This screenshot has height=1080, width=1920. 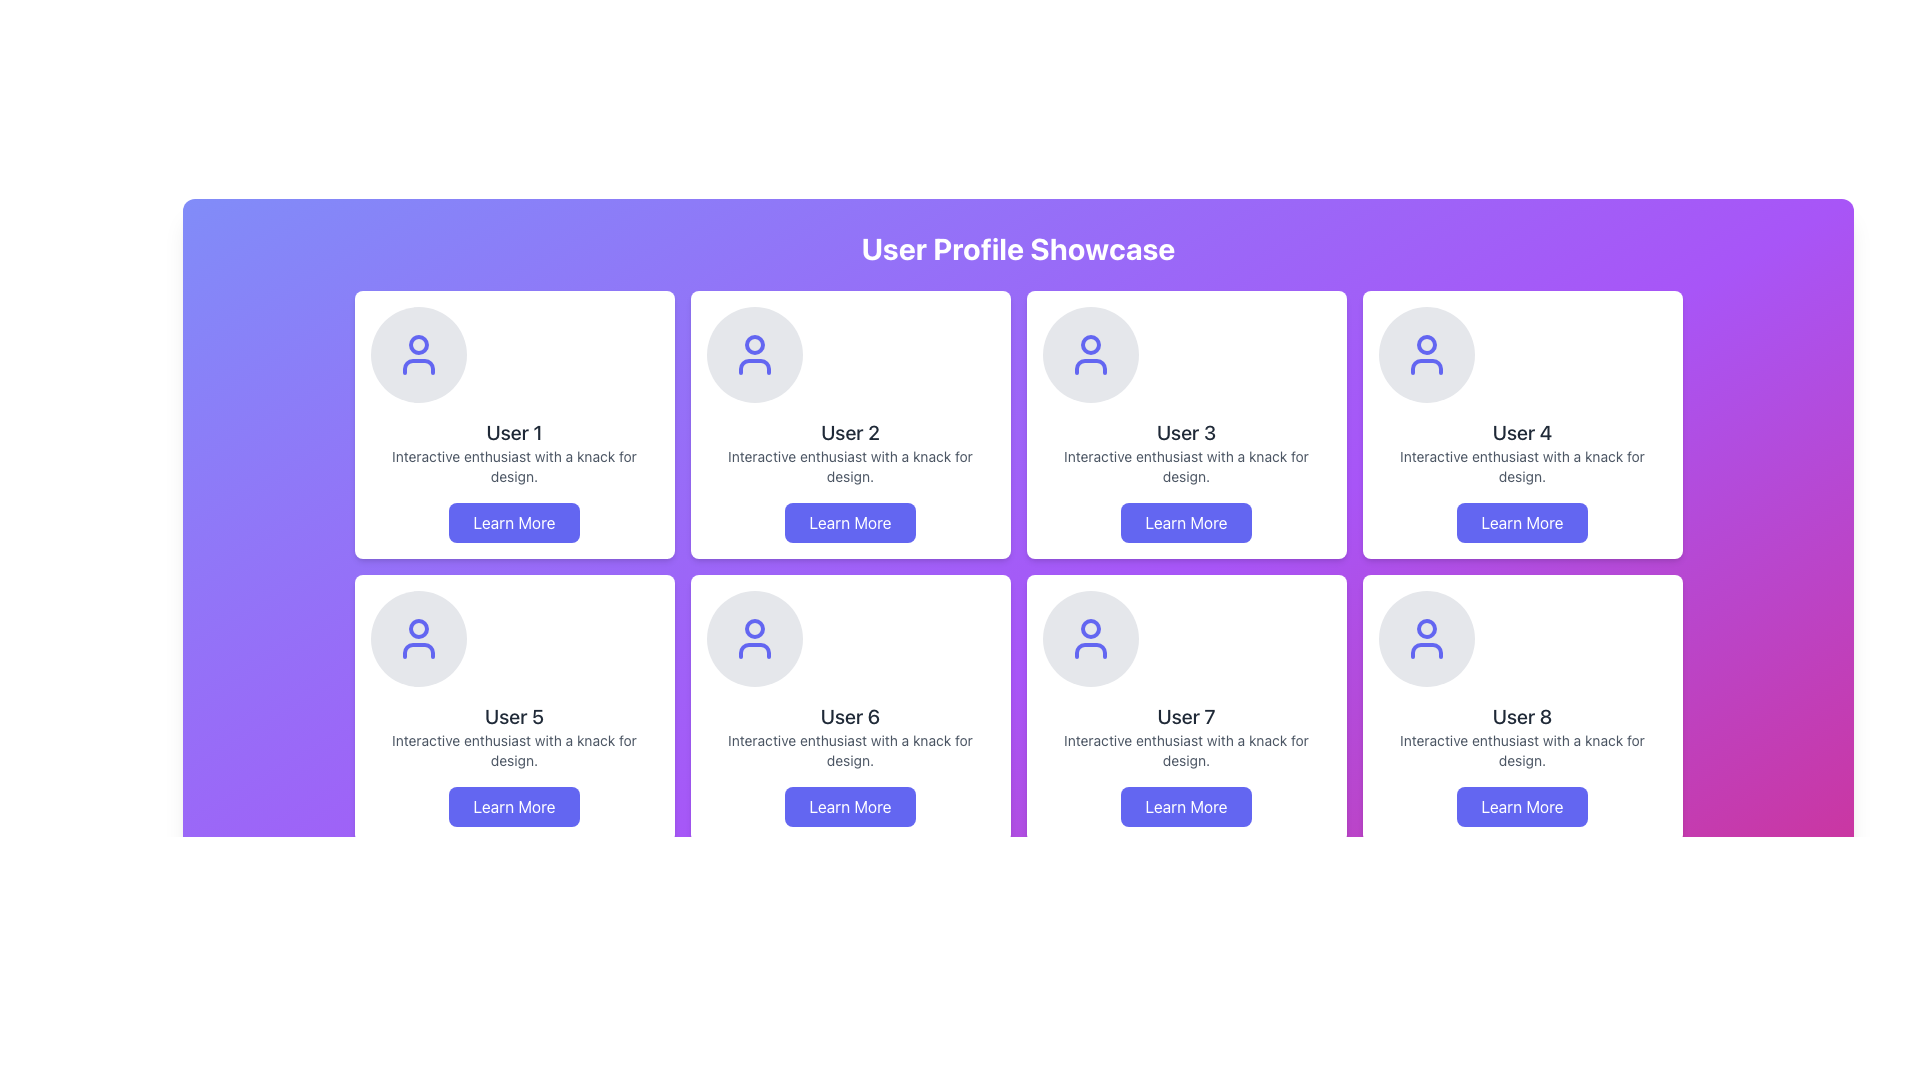 I want to click on the Circle element within the 'User 3' card on the 'User Profile Showcase' page, which serves as a decorative or symbolic addition to the user icon, so click(x=1089, y=343).